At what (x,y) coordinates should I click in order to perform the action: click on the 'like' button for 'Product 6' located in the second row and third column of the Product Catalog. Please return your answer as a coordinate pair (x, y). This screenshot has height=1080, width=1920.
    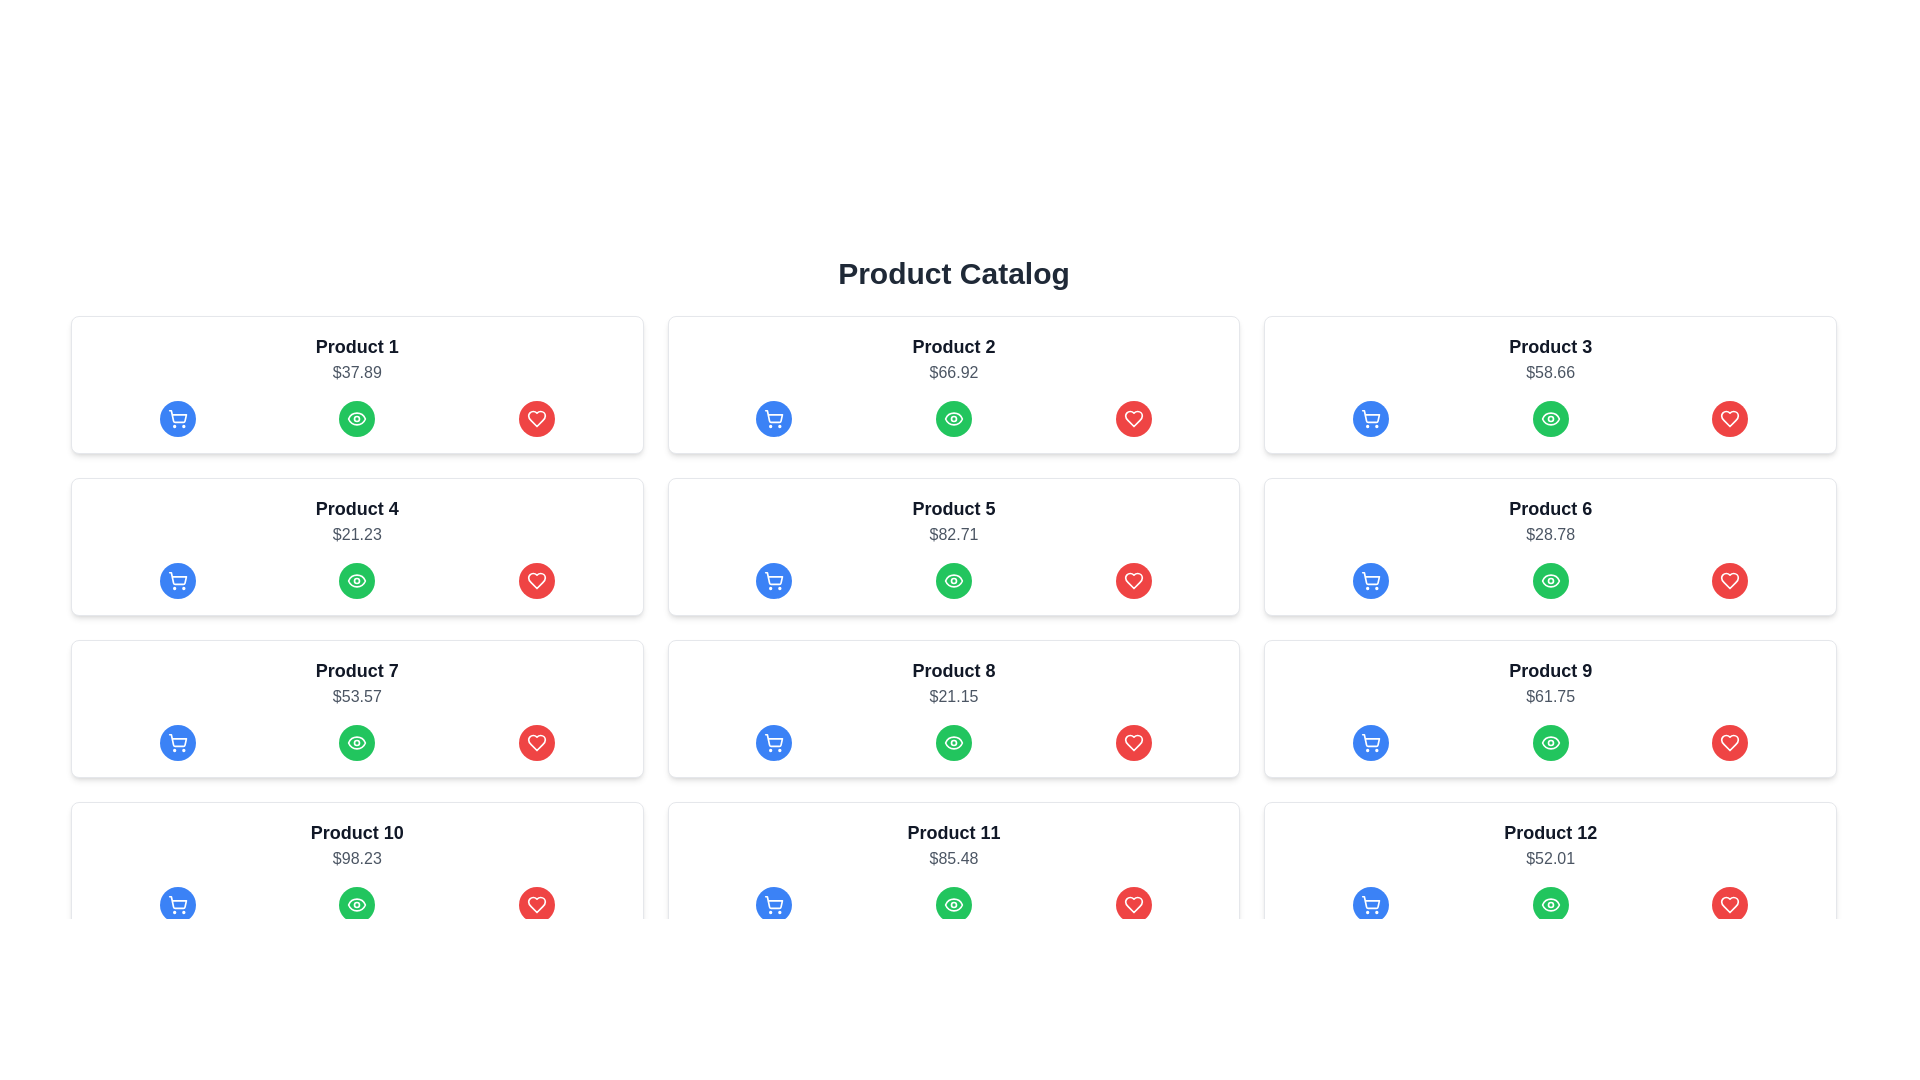
    Looking at the image, I should click on (1729, 581).